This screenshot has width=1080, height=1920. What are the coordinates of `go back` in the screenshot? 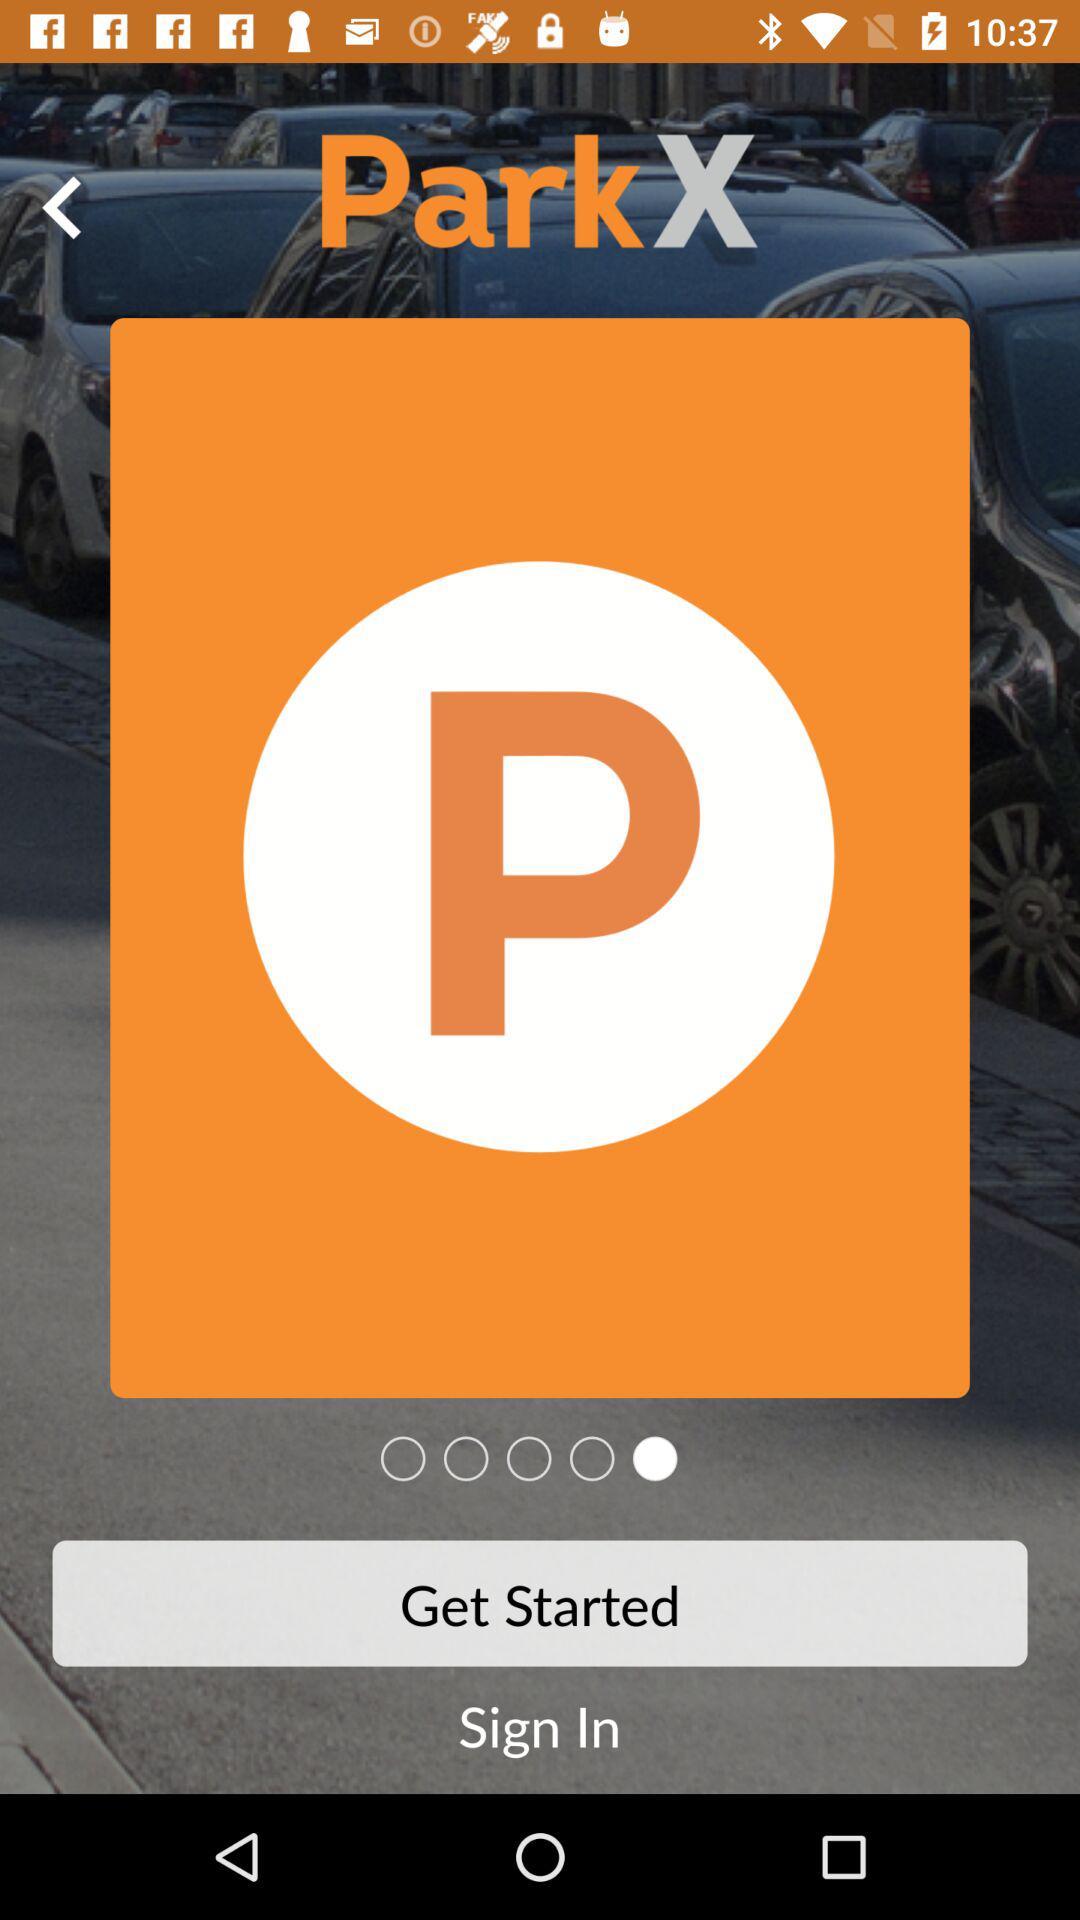 It's located at (61, 207).